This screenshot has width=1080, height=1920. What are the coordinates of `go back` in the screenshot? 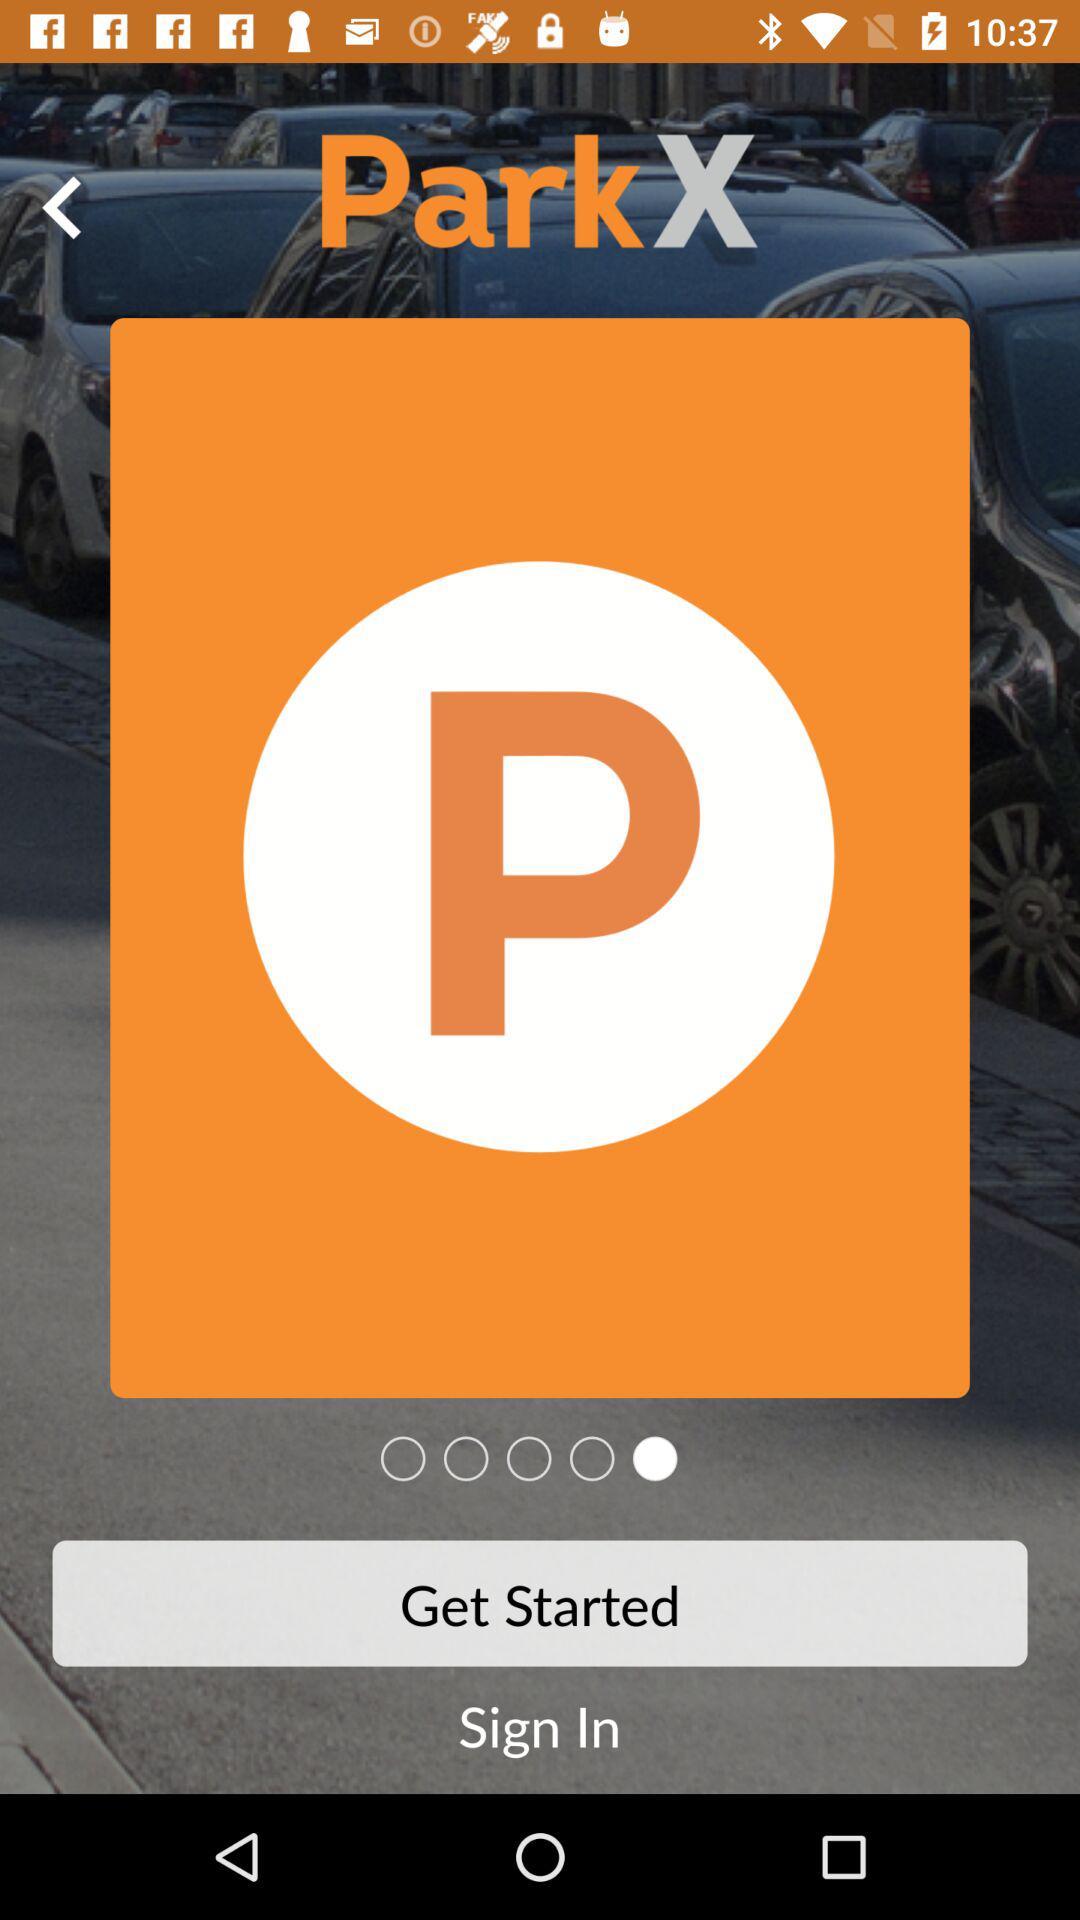 It's located at (61, 207).